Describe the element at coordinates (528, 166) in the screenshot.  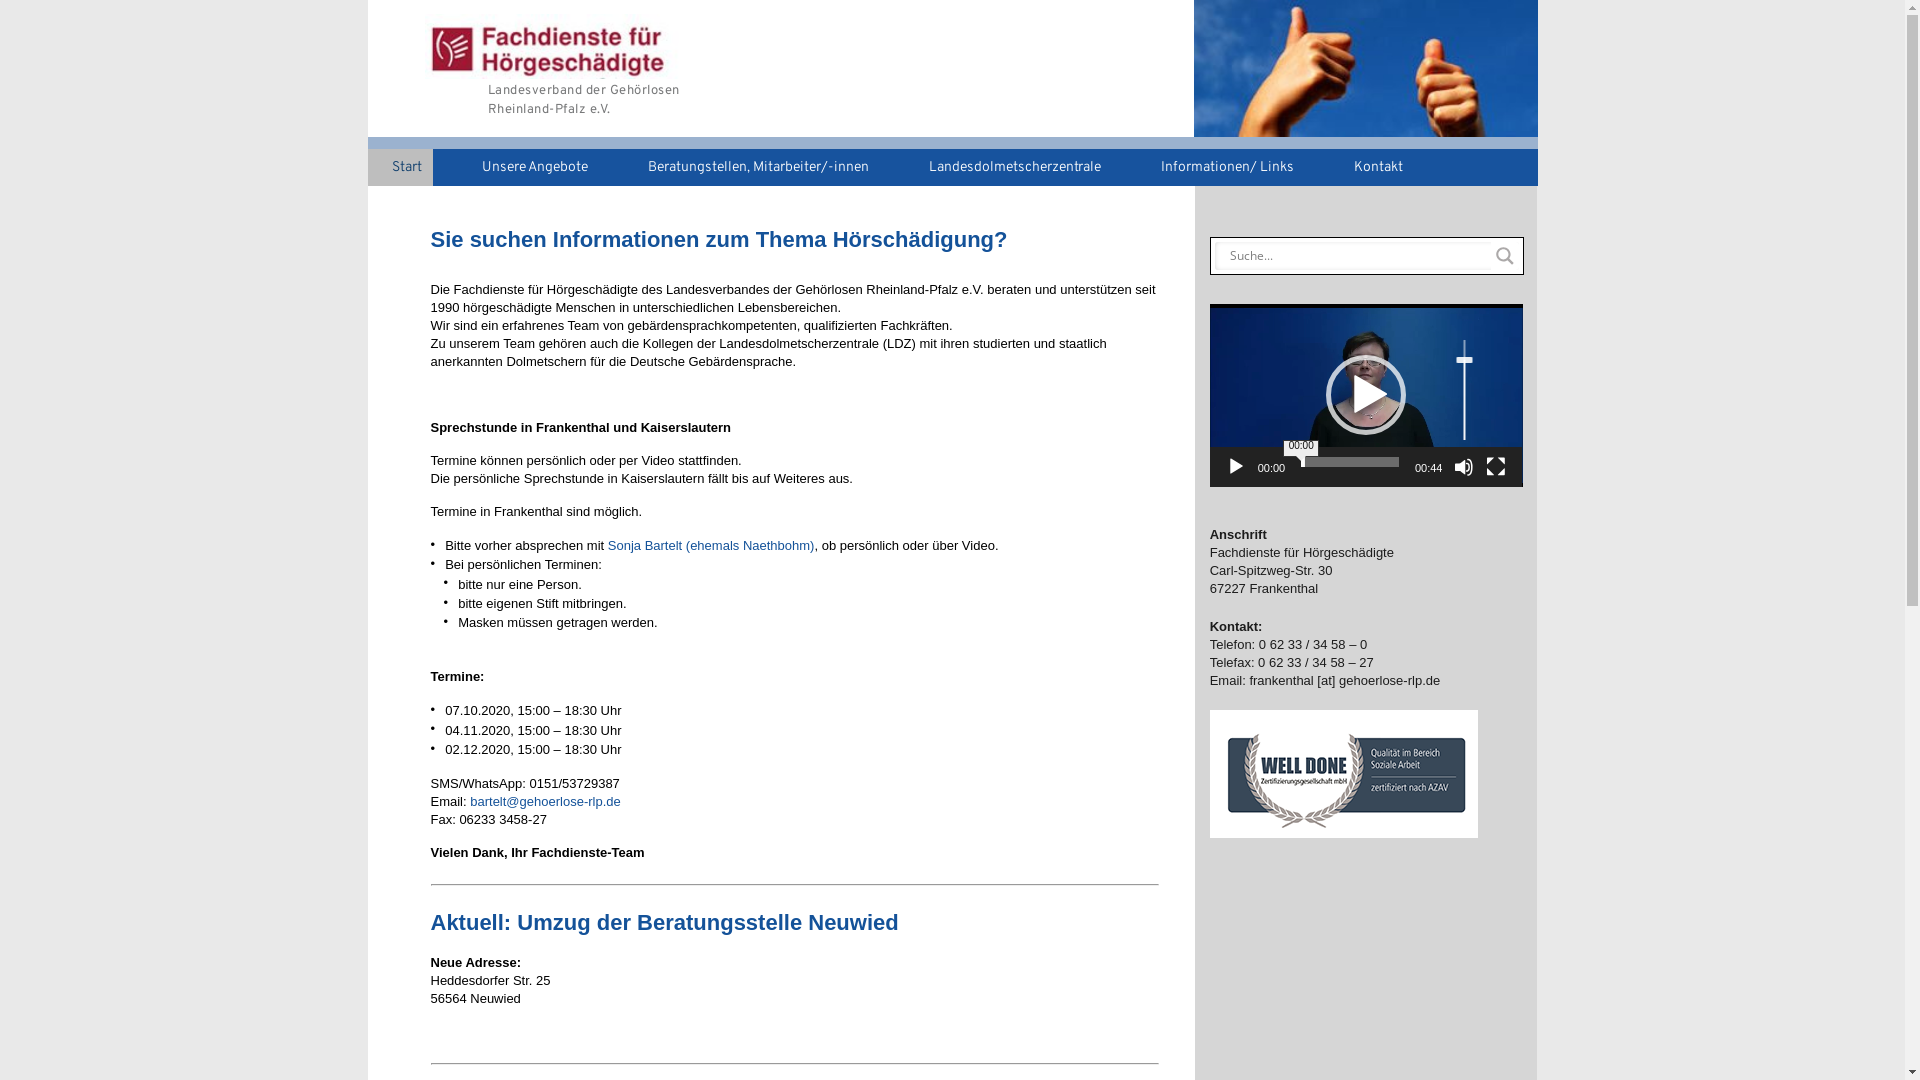
I see `'Unsere Angebote'` at that location.